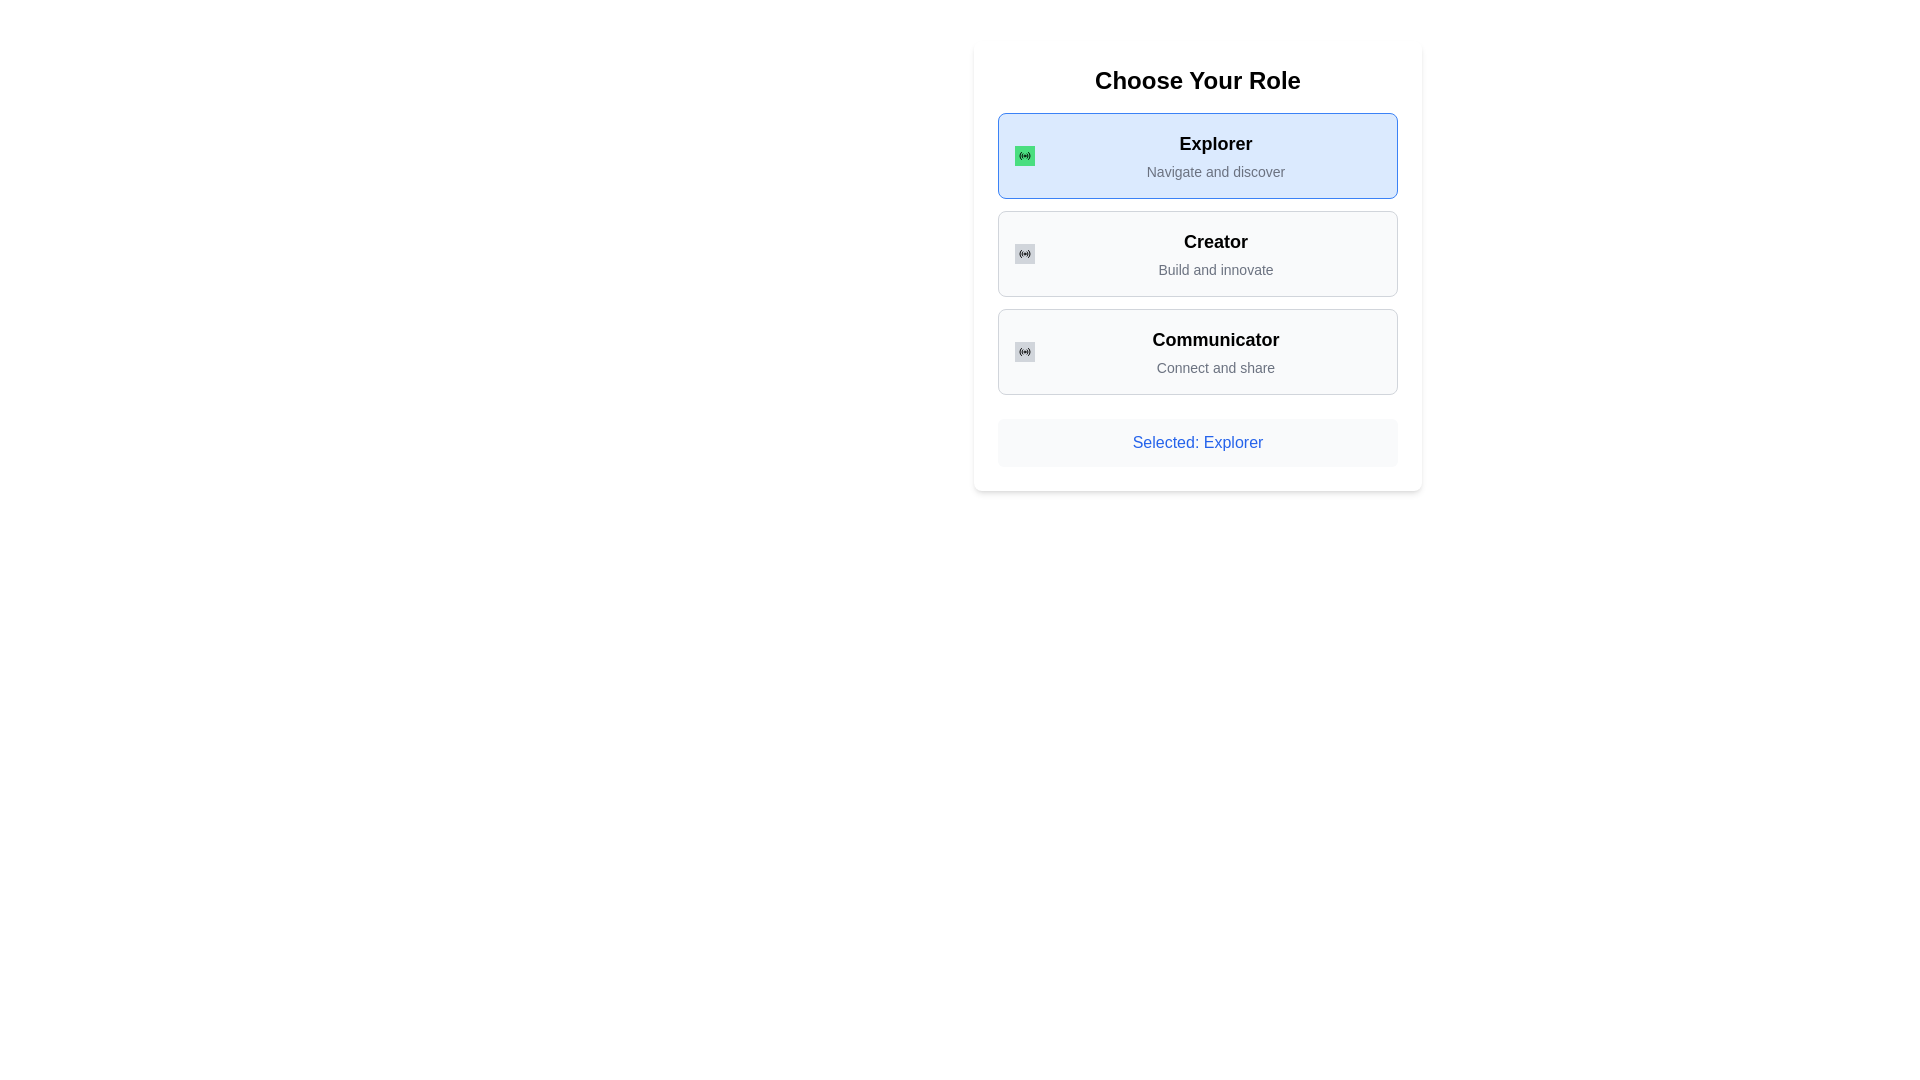  What do you see at coordinates (1214, 270) in the screenshot?
I see `the text element that reads 'Build and innovate' styled in gray font, located beneath the title 'Creator' in the option section for role selections` at bounding box center [1214, 270].